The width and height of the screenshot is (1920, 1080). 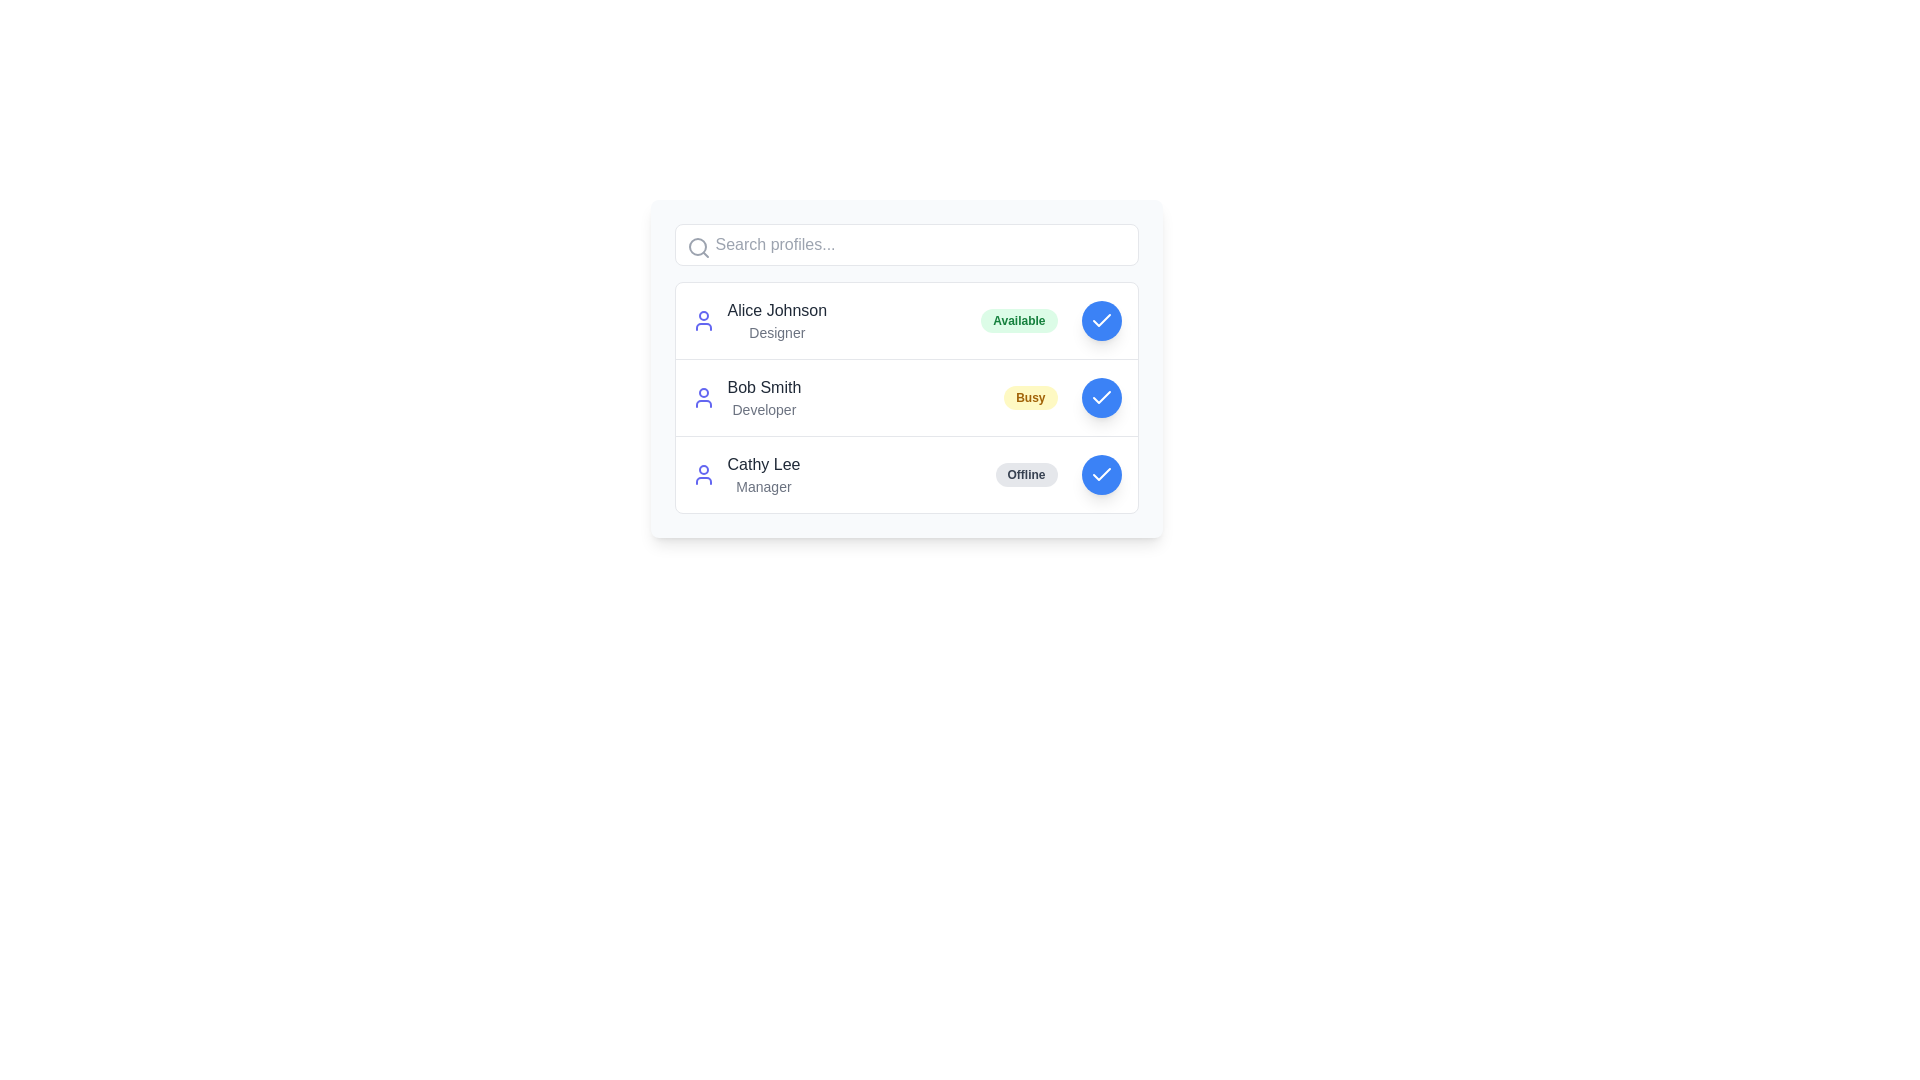 What do you see at coordinates (763, 397) in the screenshot?
I see `the Profile entry for 'Bob Smith', which displays his name in bold dark-gray font and title 'Developer' in lighter-gray font, located as the second row in the user profiles list` at bounding box center [763, 397].